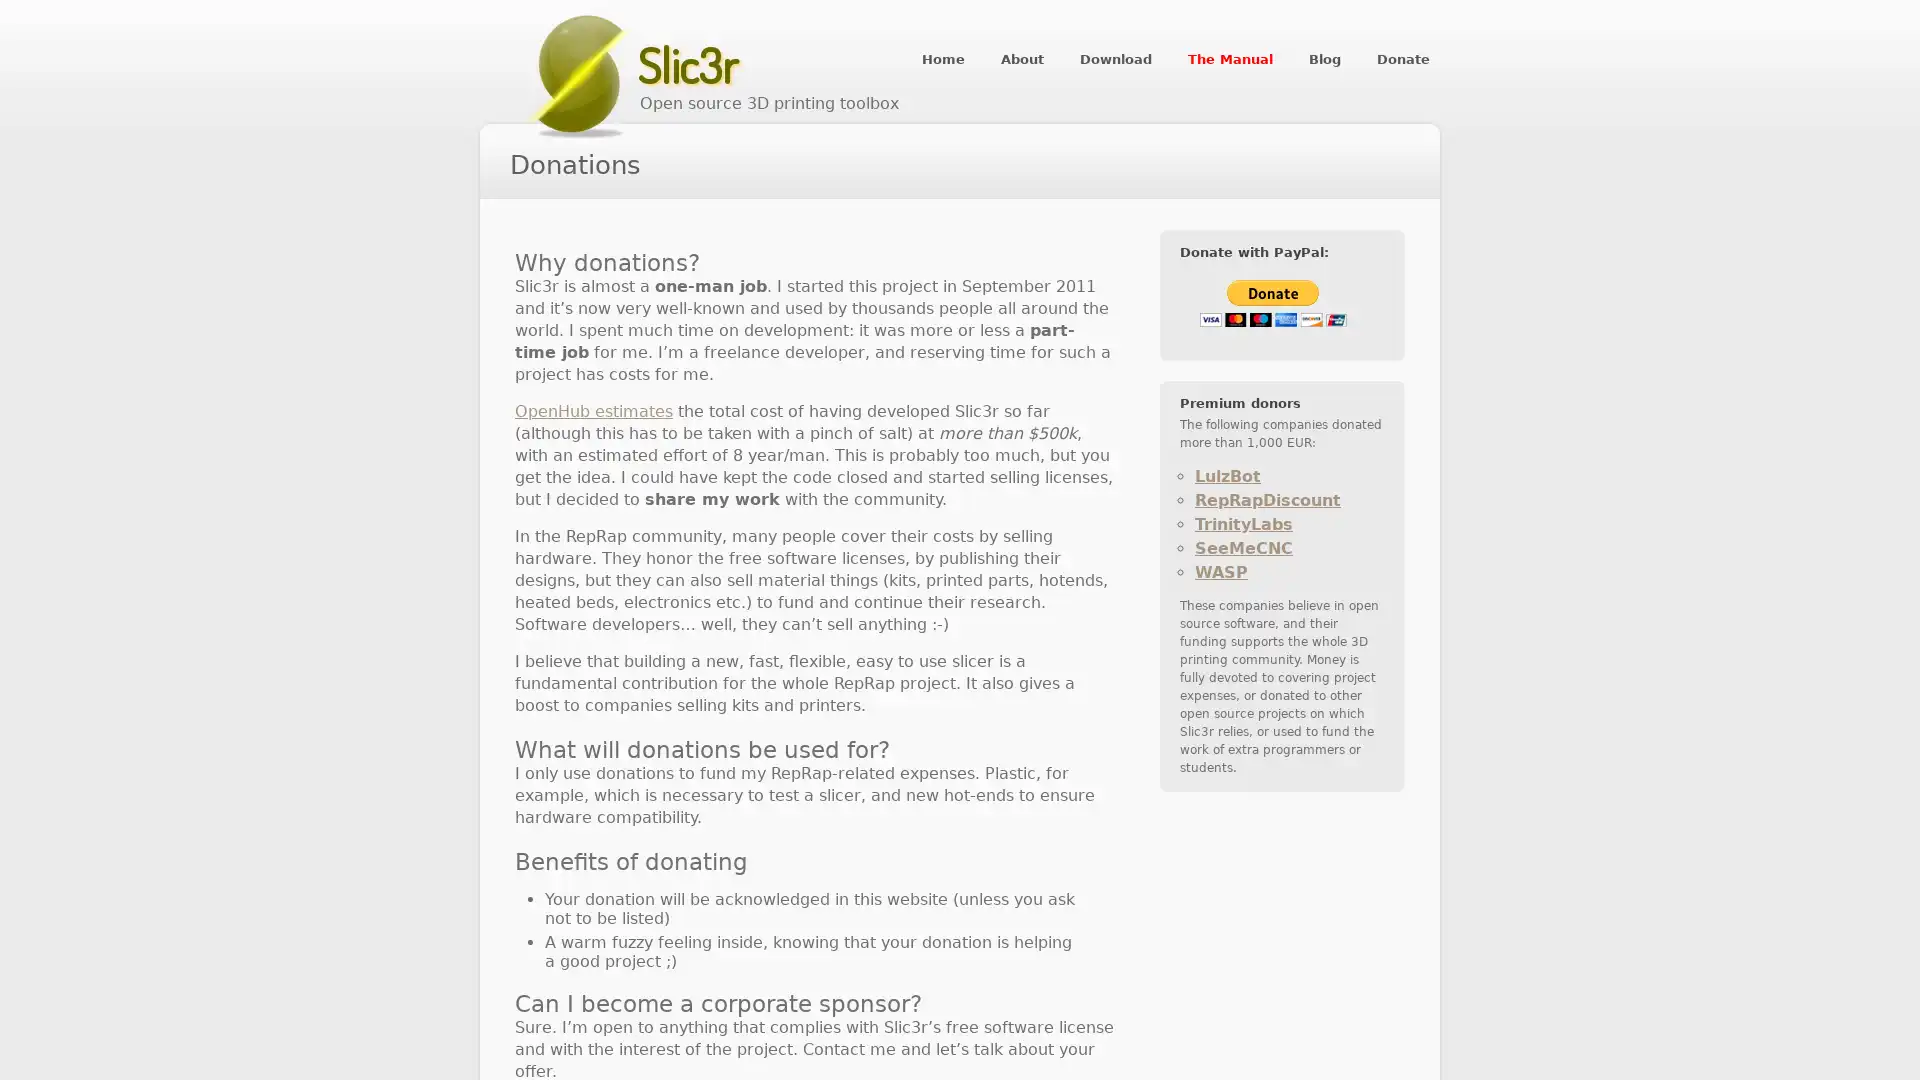  I want to click on PayPal - The safer, easier way to pay online!, so click(1272, 303).